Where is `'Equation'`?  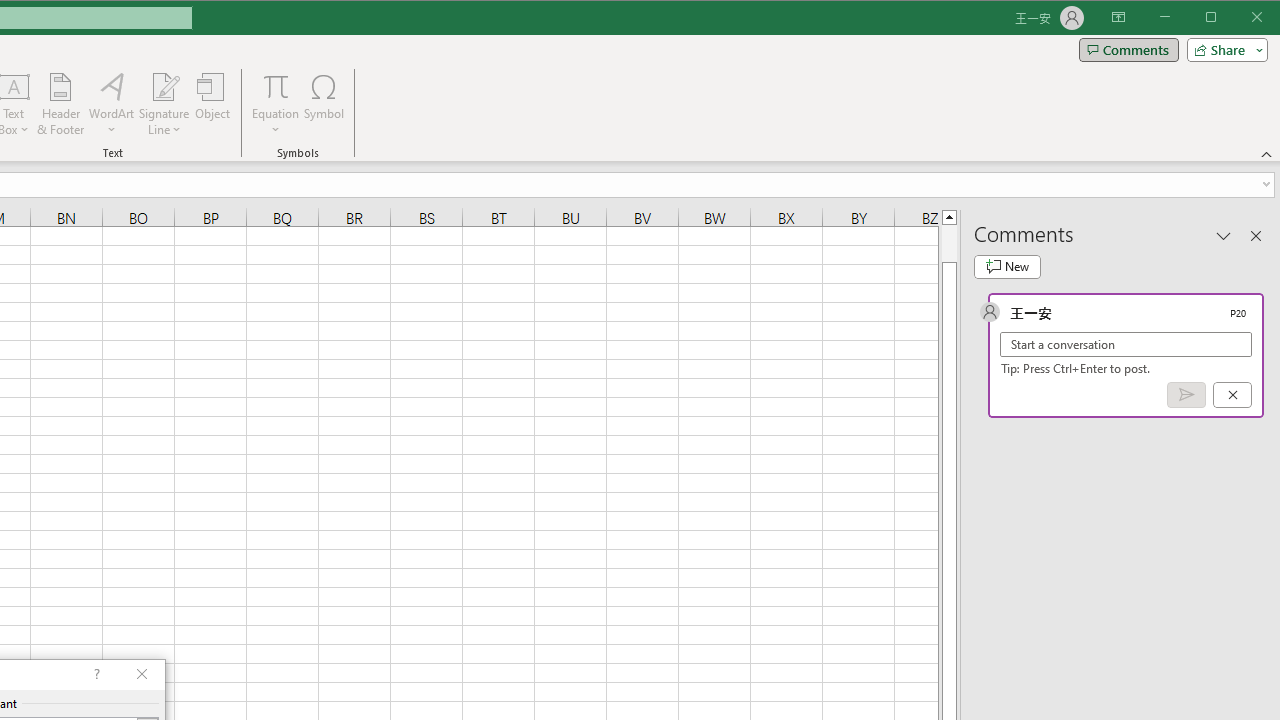
'Equation' is located at coordinates (274, 104).